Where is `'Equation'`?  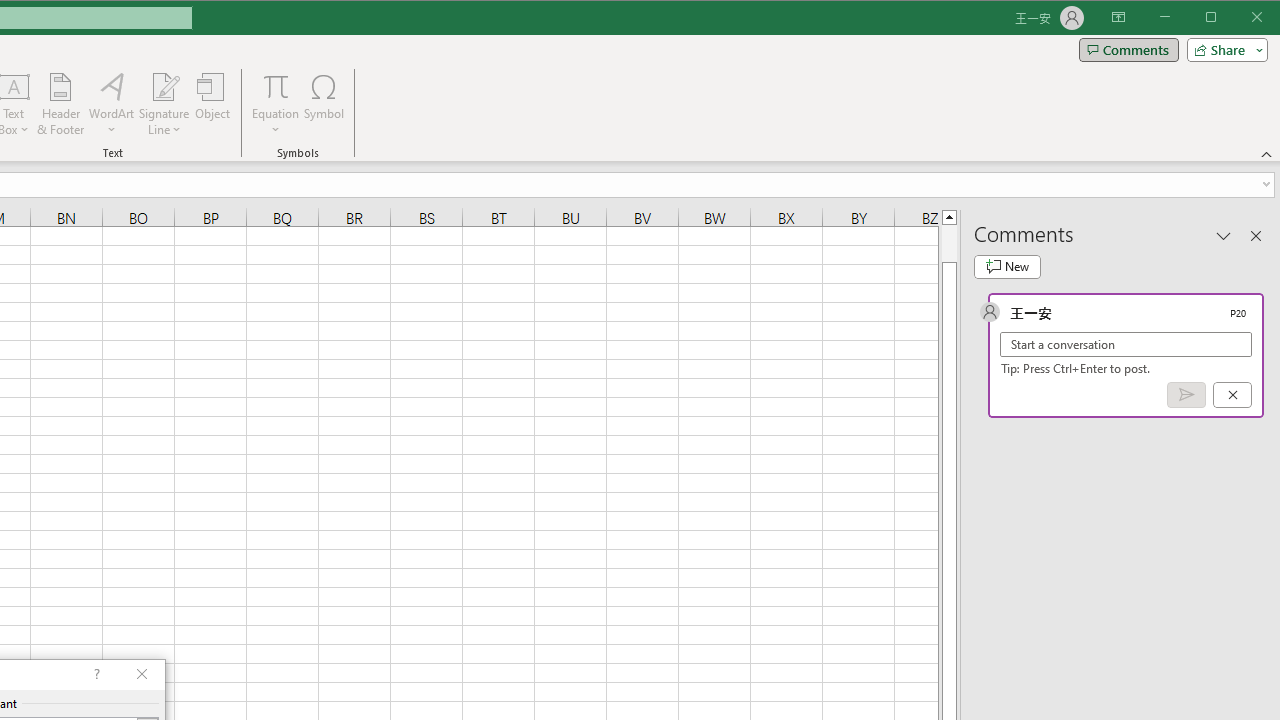
'Equation' is located at coordinates (274, 104).